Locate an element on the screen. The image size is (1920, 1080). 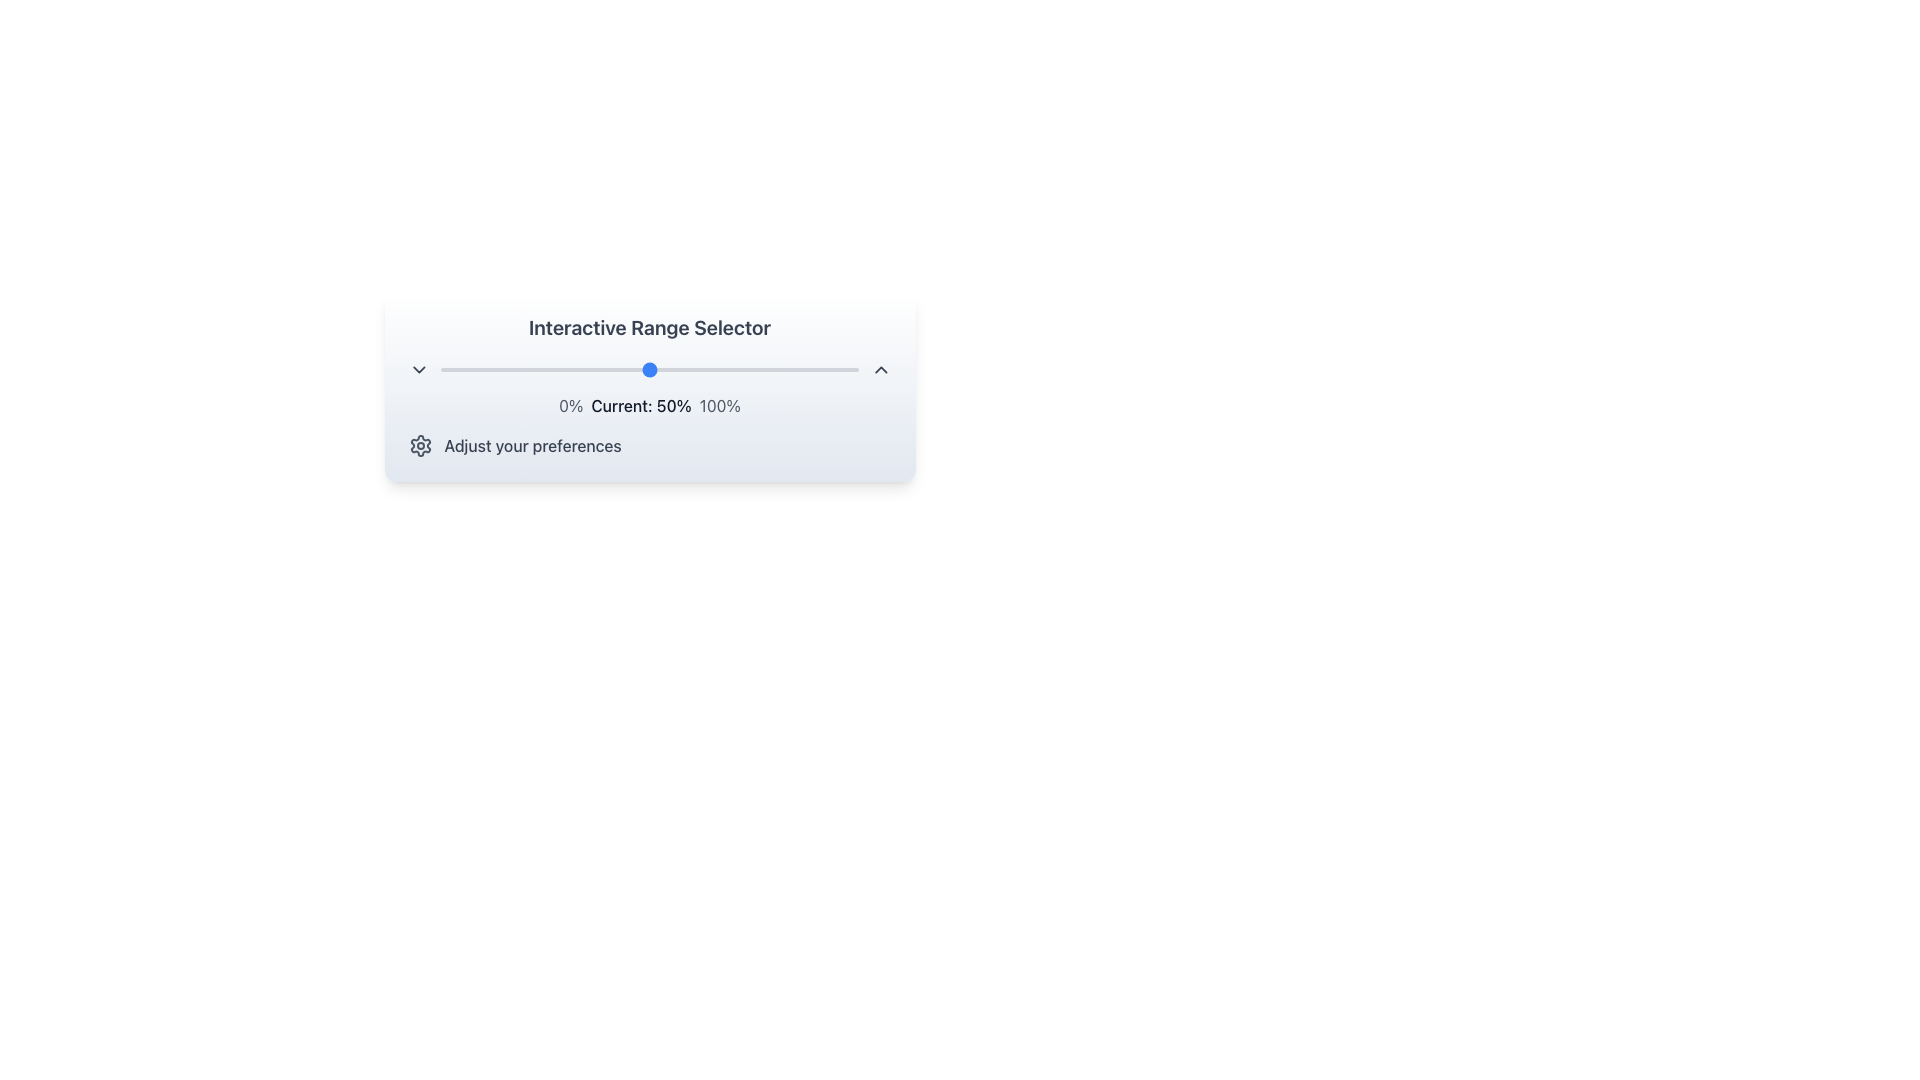
the slider value is located at coordinates (774, 370).